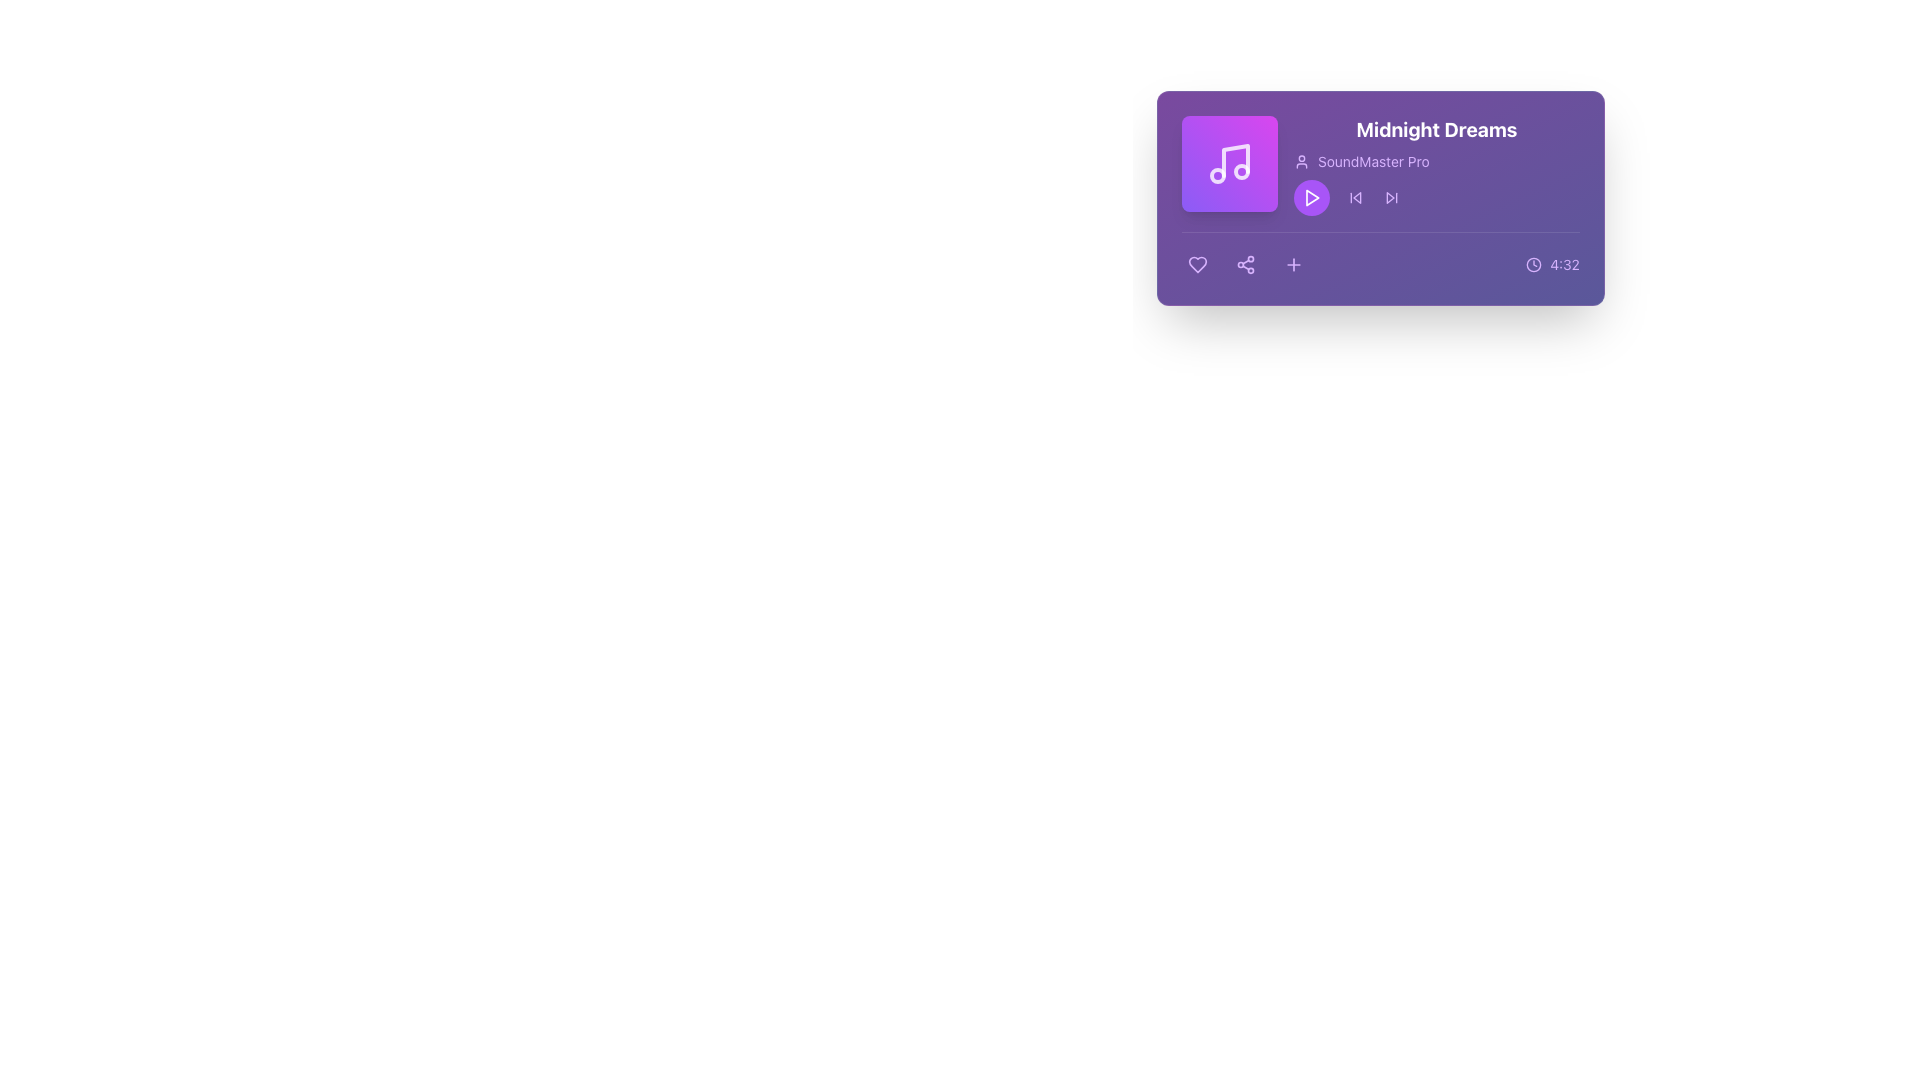  I want to click on the 'Like' button represented by a heart icon located in the bottom-left section of the music information card to mark the content as liked, so click(1198, 264).